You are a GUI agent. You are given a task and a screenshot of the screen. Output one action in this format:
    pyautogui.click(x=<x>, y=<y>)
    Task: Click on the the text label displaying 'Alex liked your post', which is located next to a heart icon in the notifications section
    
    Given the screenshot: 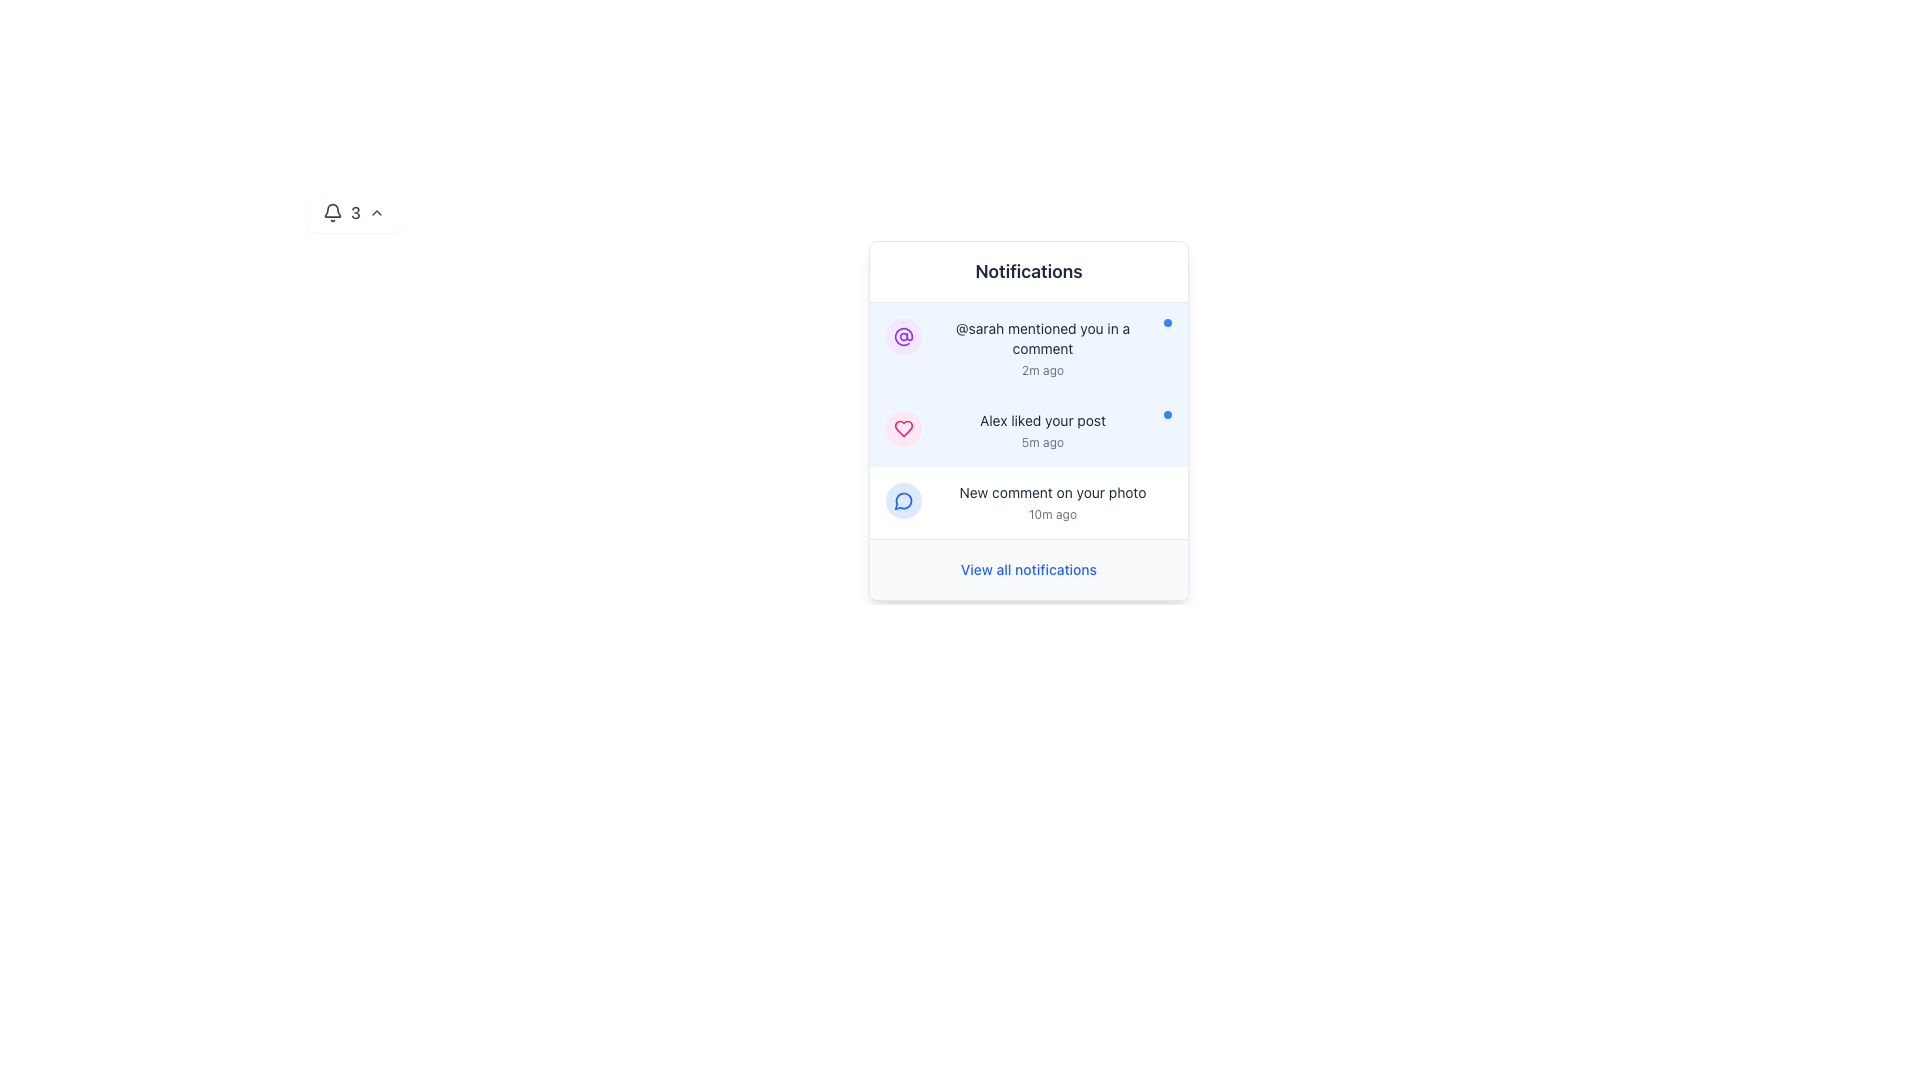 What is the action you would take?
    pyautogui.click(x=1041, y=419)
    